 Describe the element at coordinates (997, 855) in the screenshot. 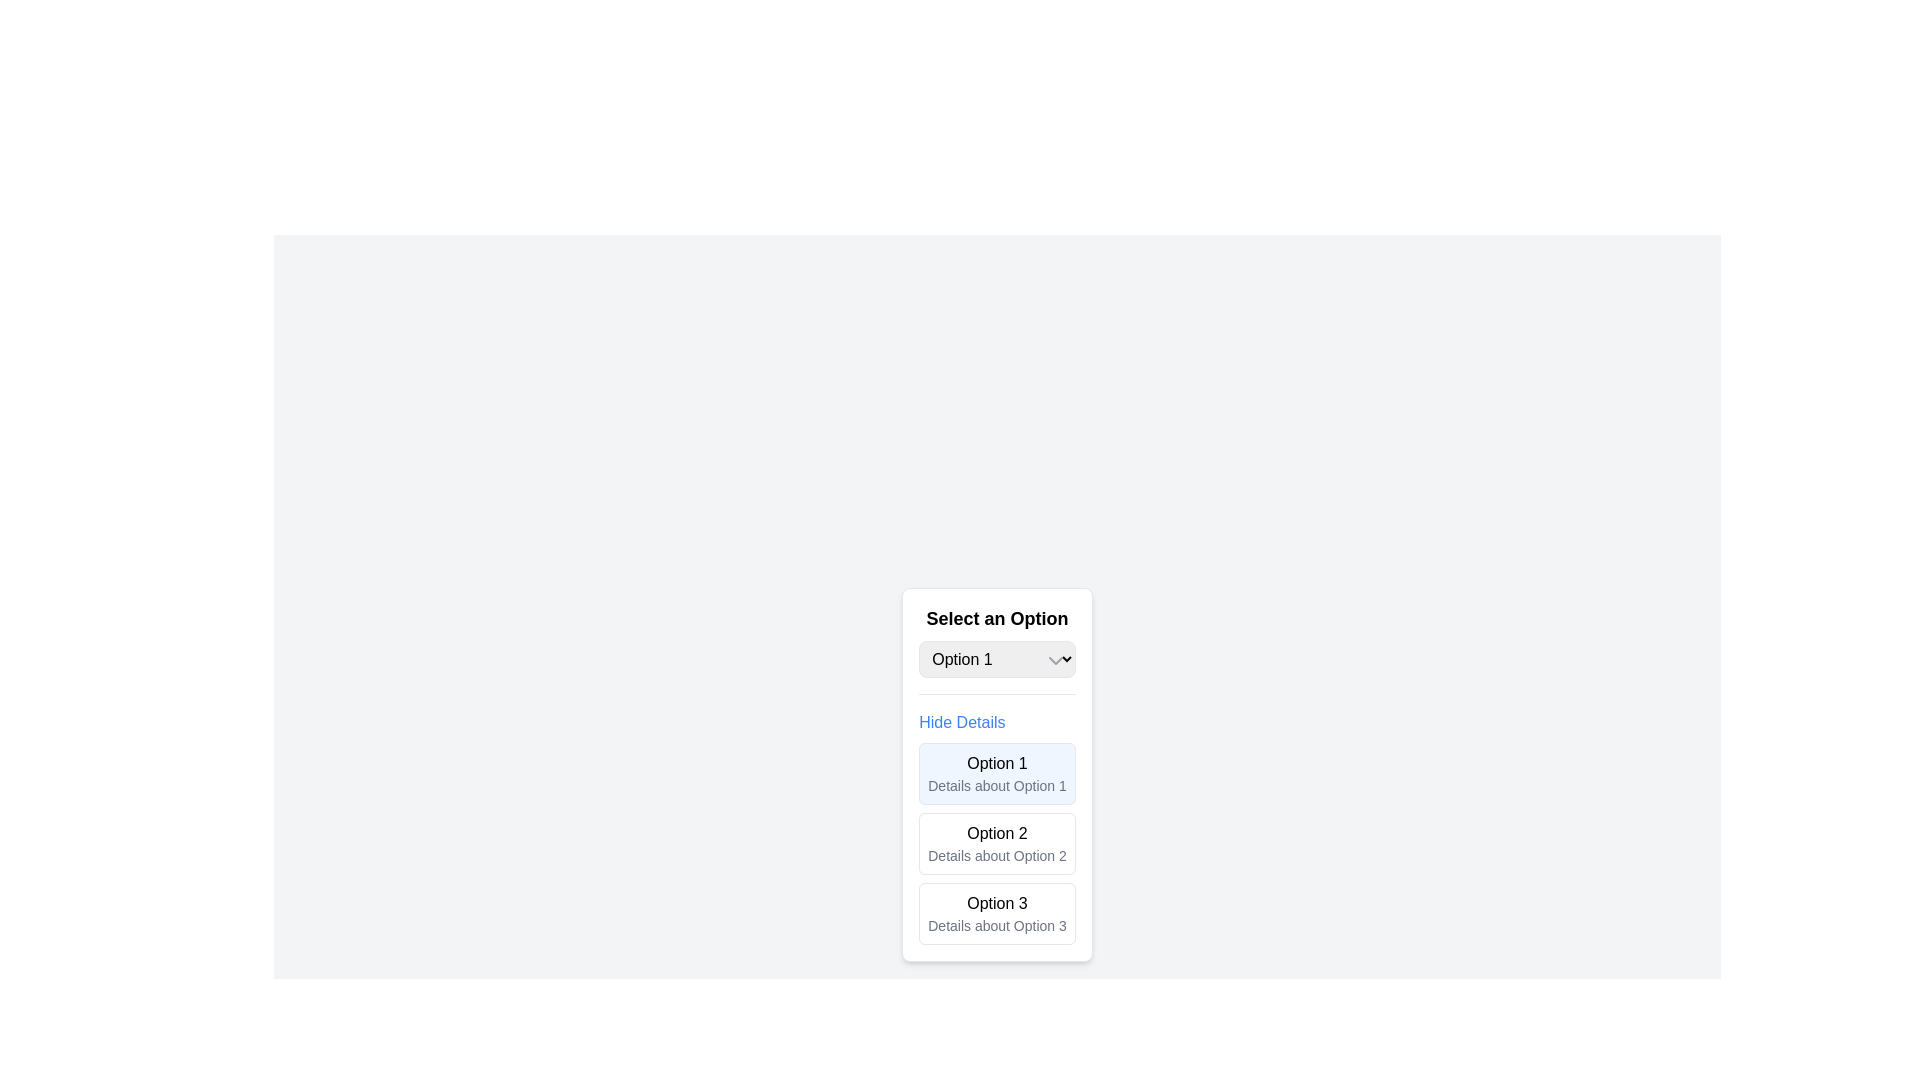

I see `the static text label that reads 'Details about Option 2', which is styled in gray and is positioned below the title 'Option 2'` at that location.